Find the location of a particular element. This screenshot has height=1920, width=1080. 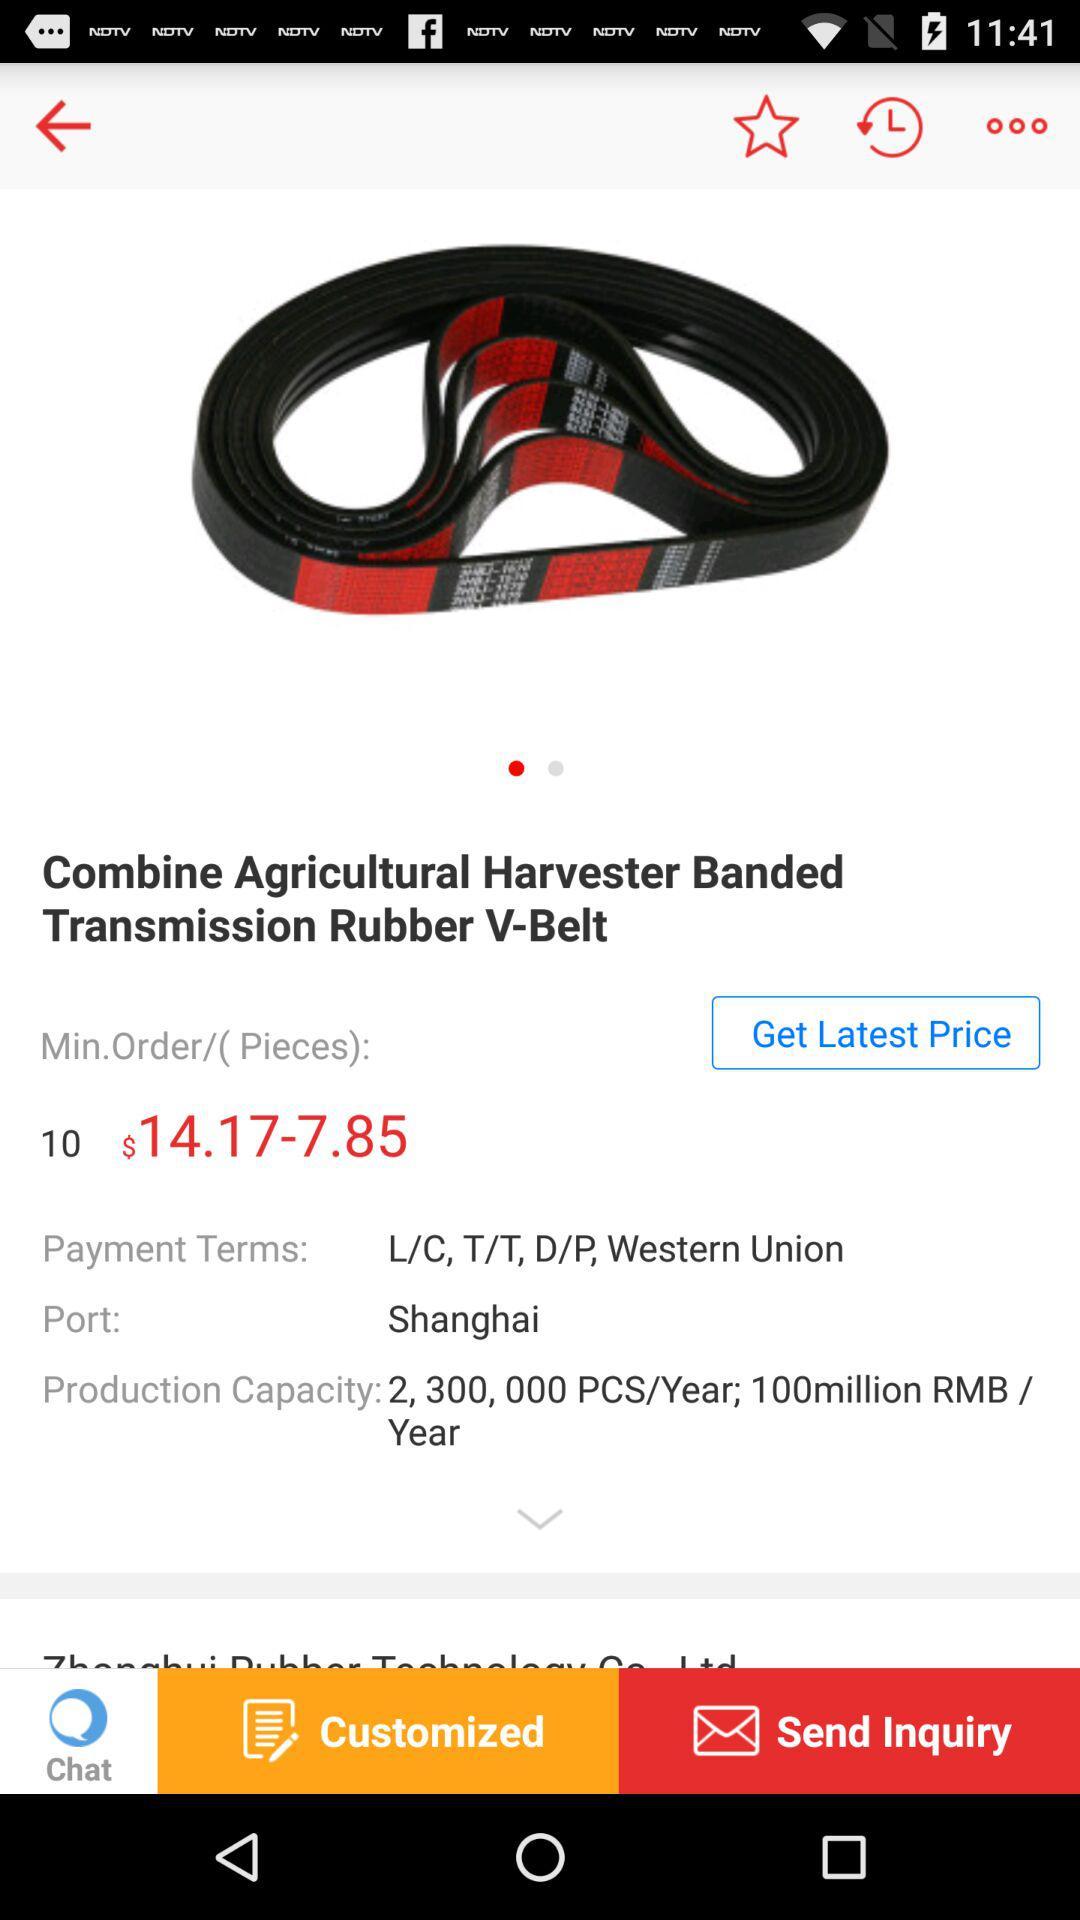

the more icon is located at coordinates (1017, 133).